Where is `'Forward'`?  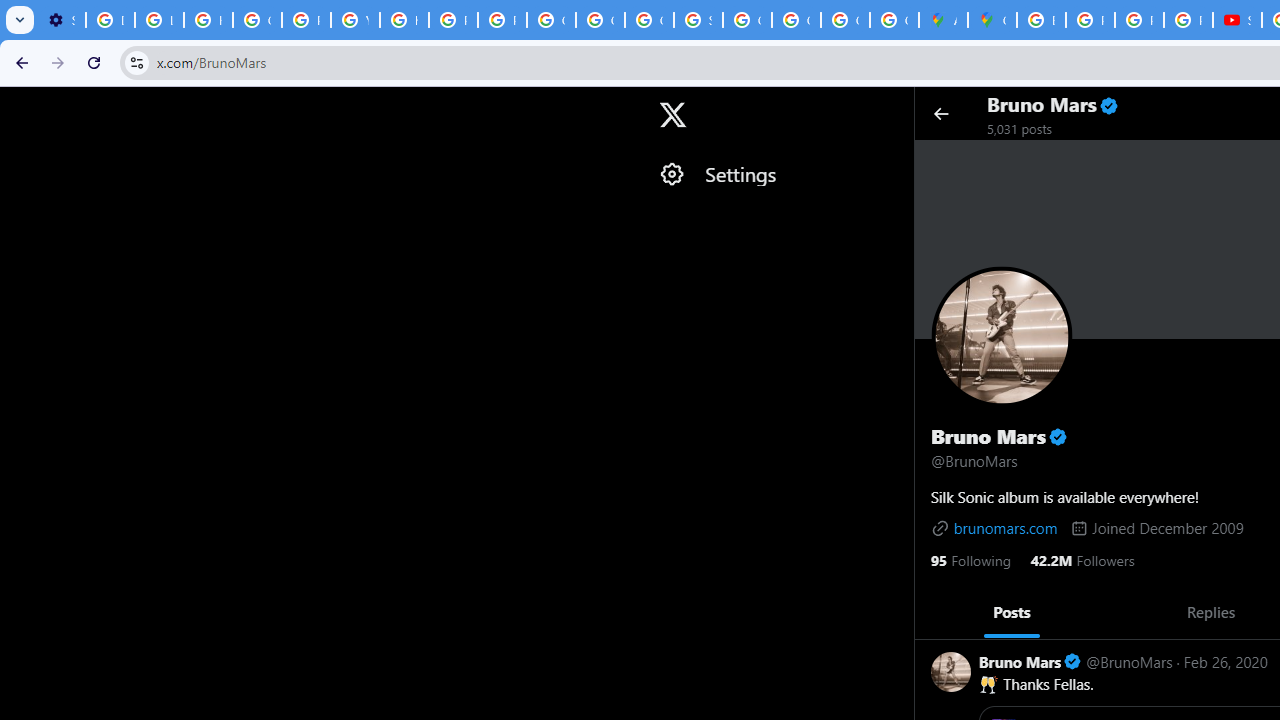
'Forward' is located at coordinates (58, 61).